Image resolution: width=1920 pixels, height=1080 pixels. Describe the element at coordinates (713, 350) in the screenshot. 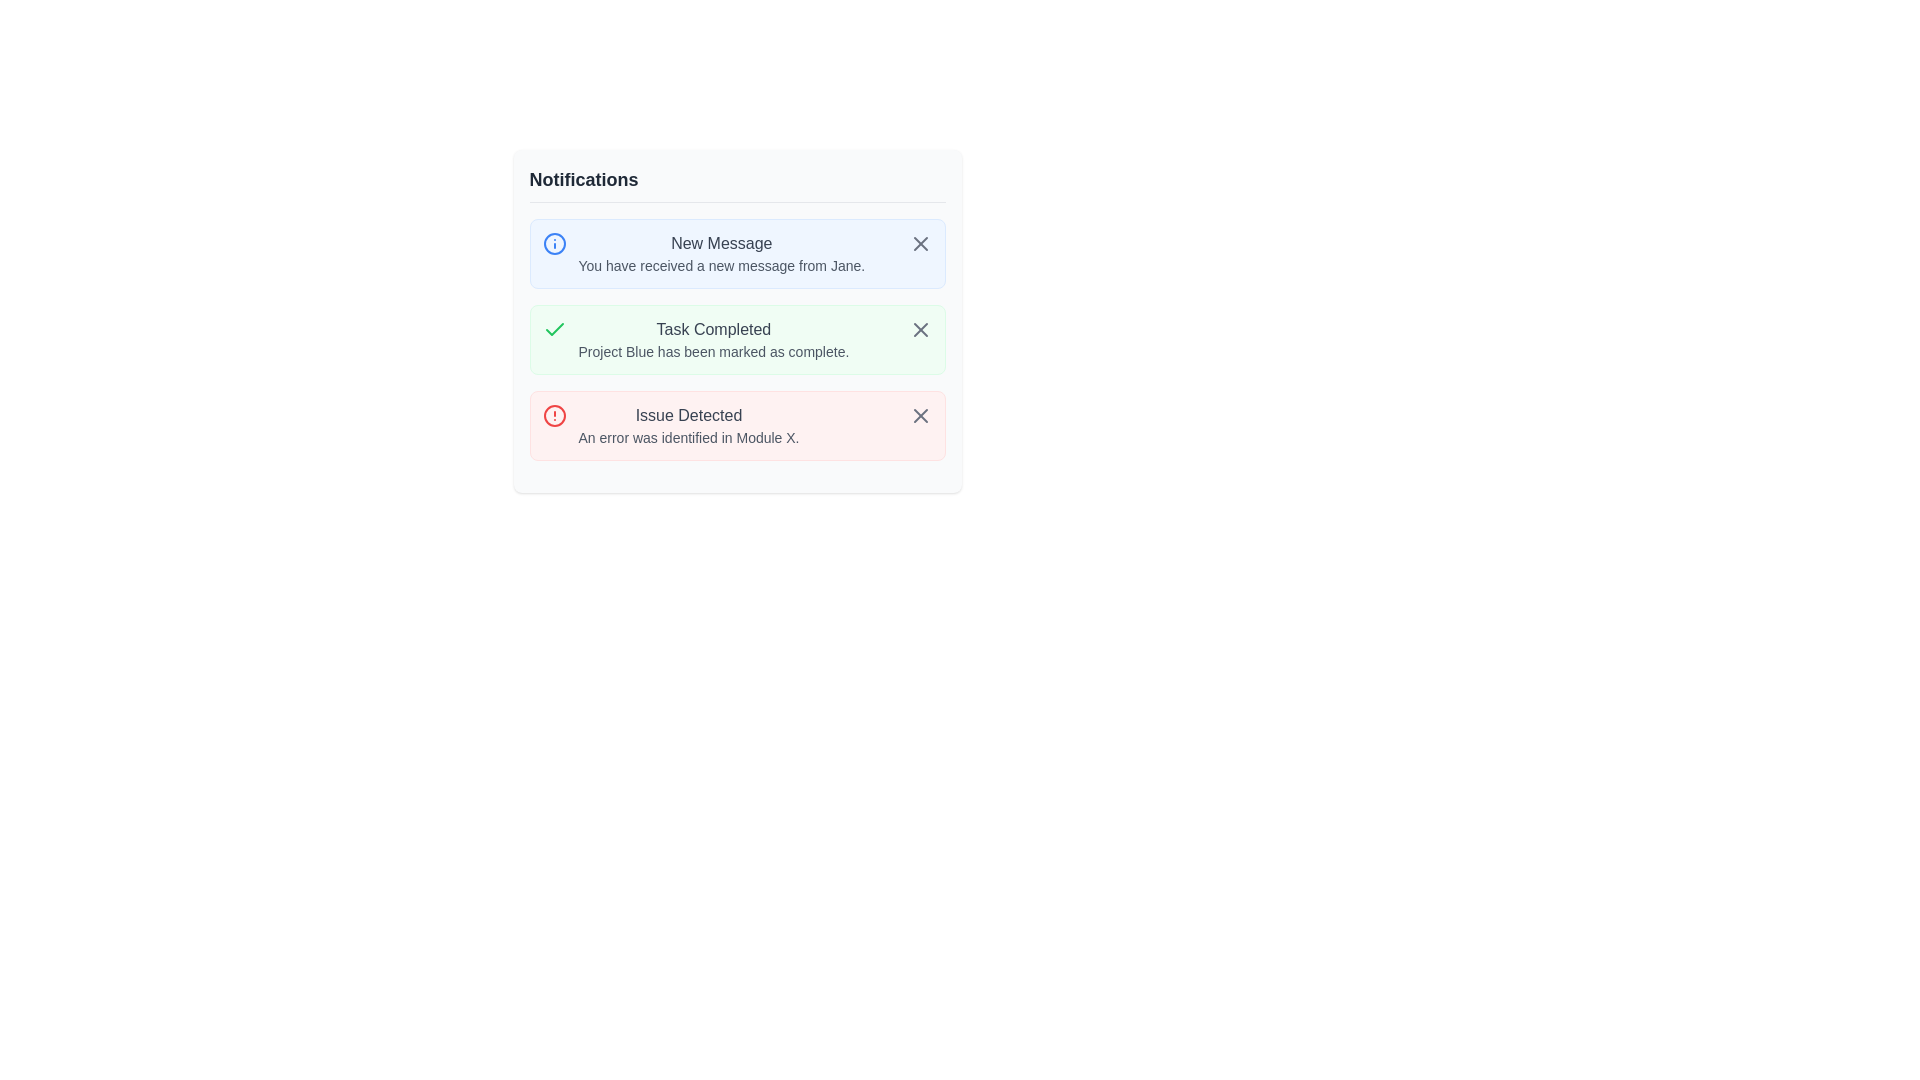

I see `the text label that provides the notification description for 'Project Blue' marked complete, located beneath the 'Task Completed' header in the second notification module` at that location.